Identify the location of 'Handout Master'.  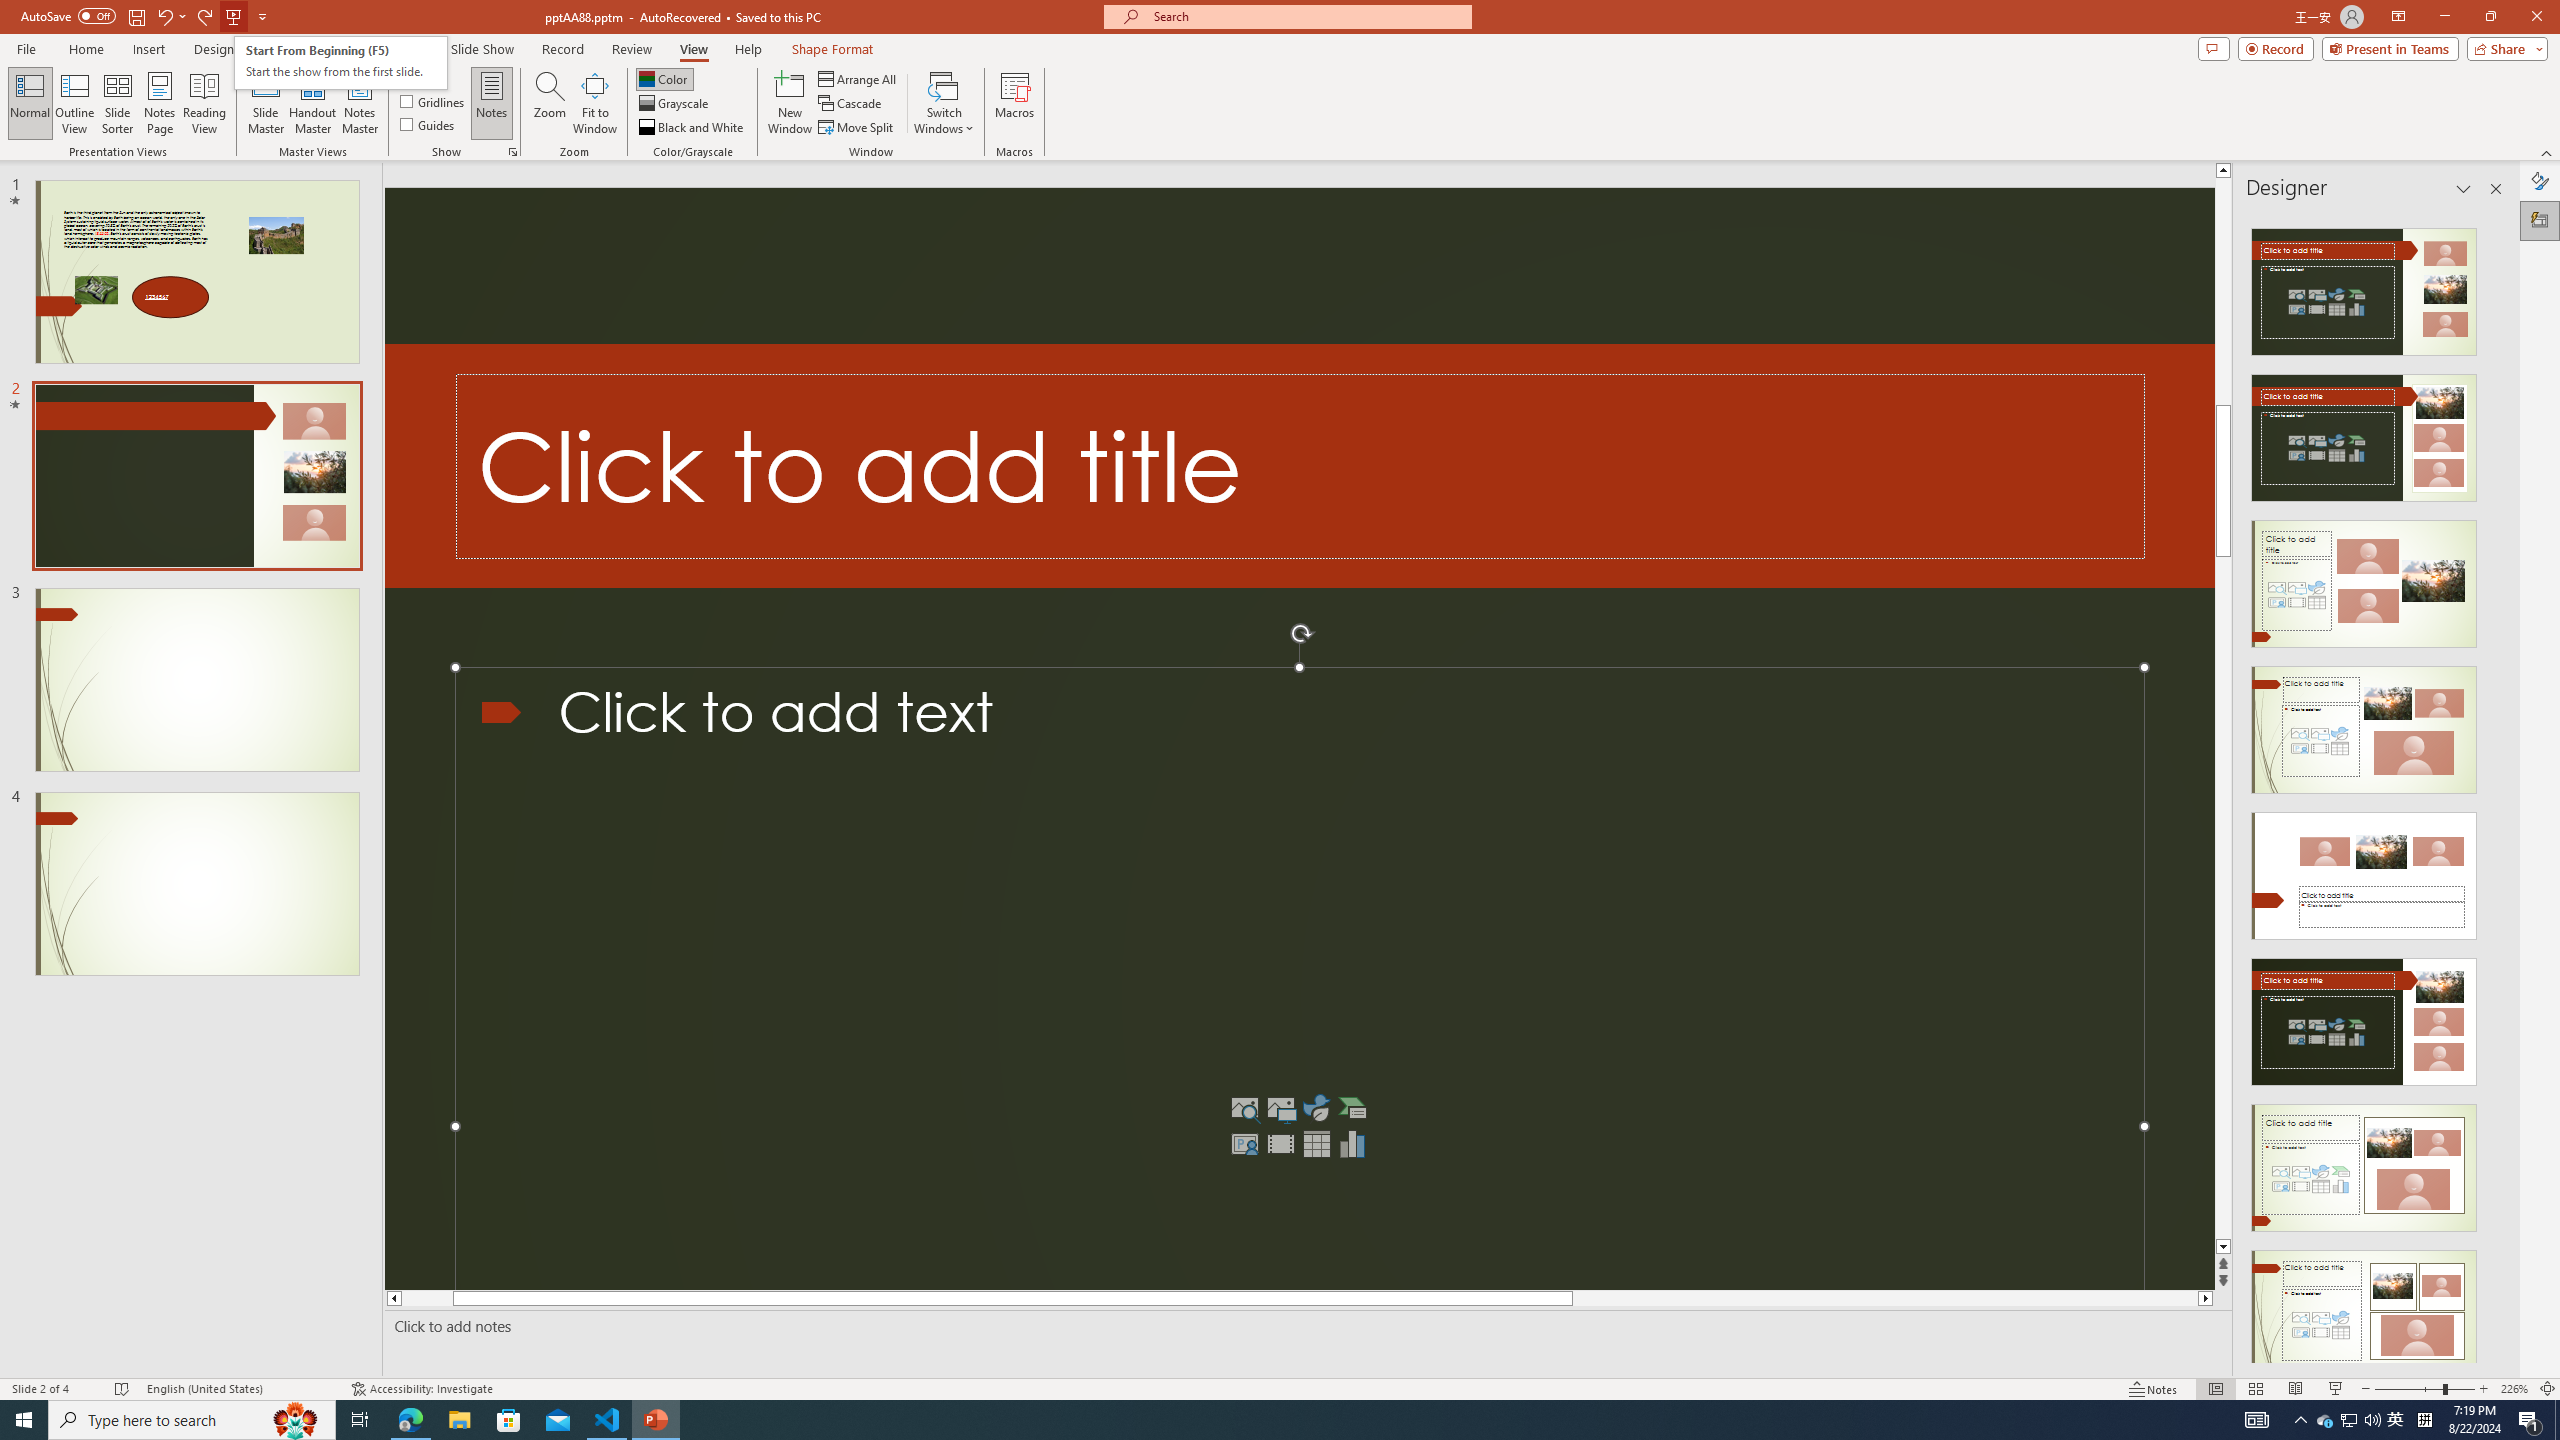
(311, 103).